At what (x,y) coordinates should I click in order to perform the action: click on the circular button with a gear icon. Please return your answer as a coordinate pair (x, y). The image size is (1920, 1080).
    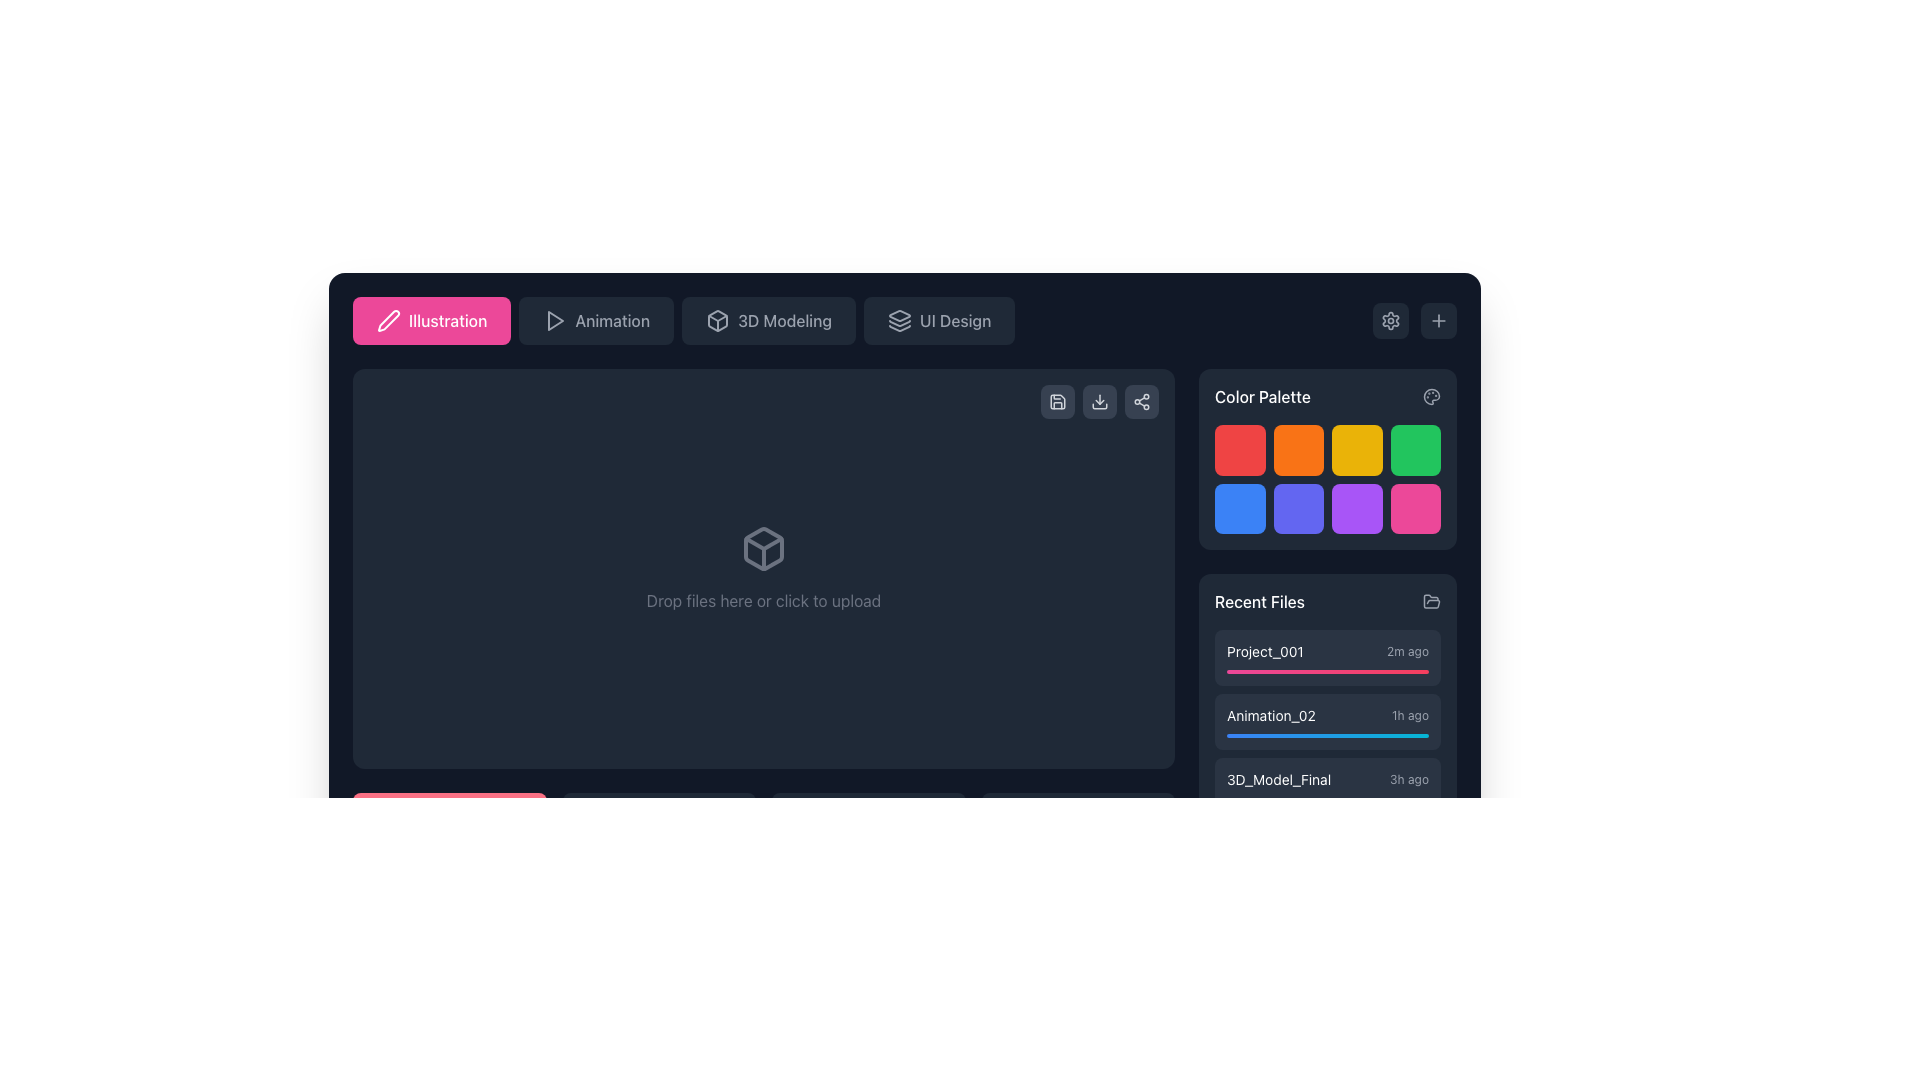
    Looking at the image, I should click on (1390, 319).